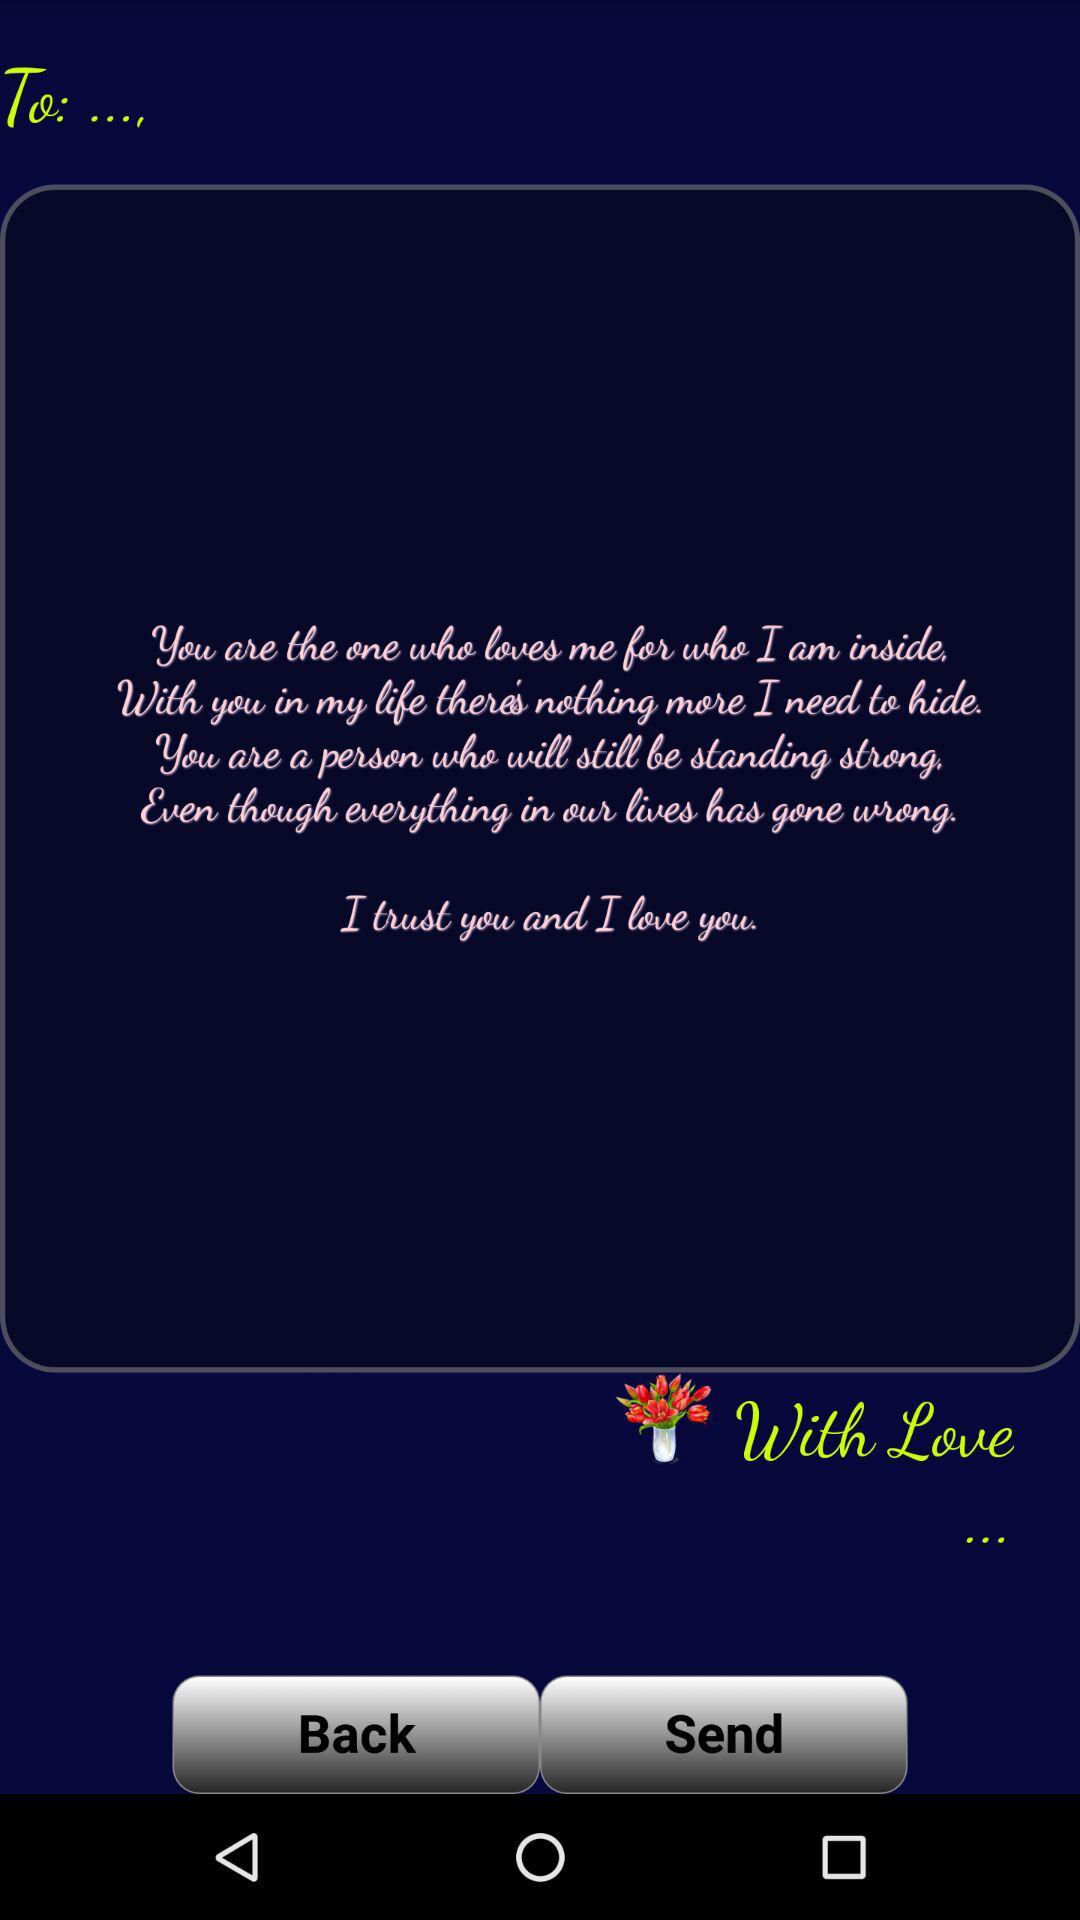 The image size is (1080, 1920). I want to click on item next to the send item, so click(355, 1733).